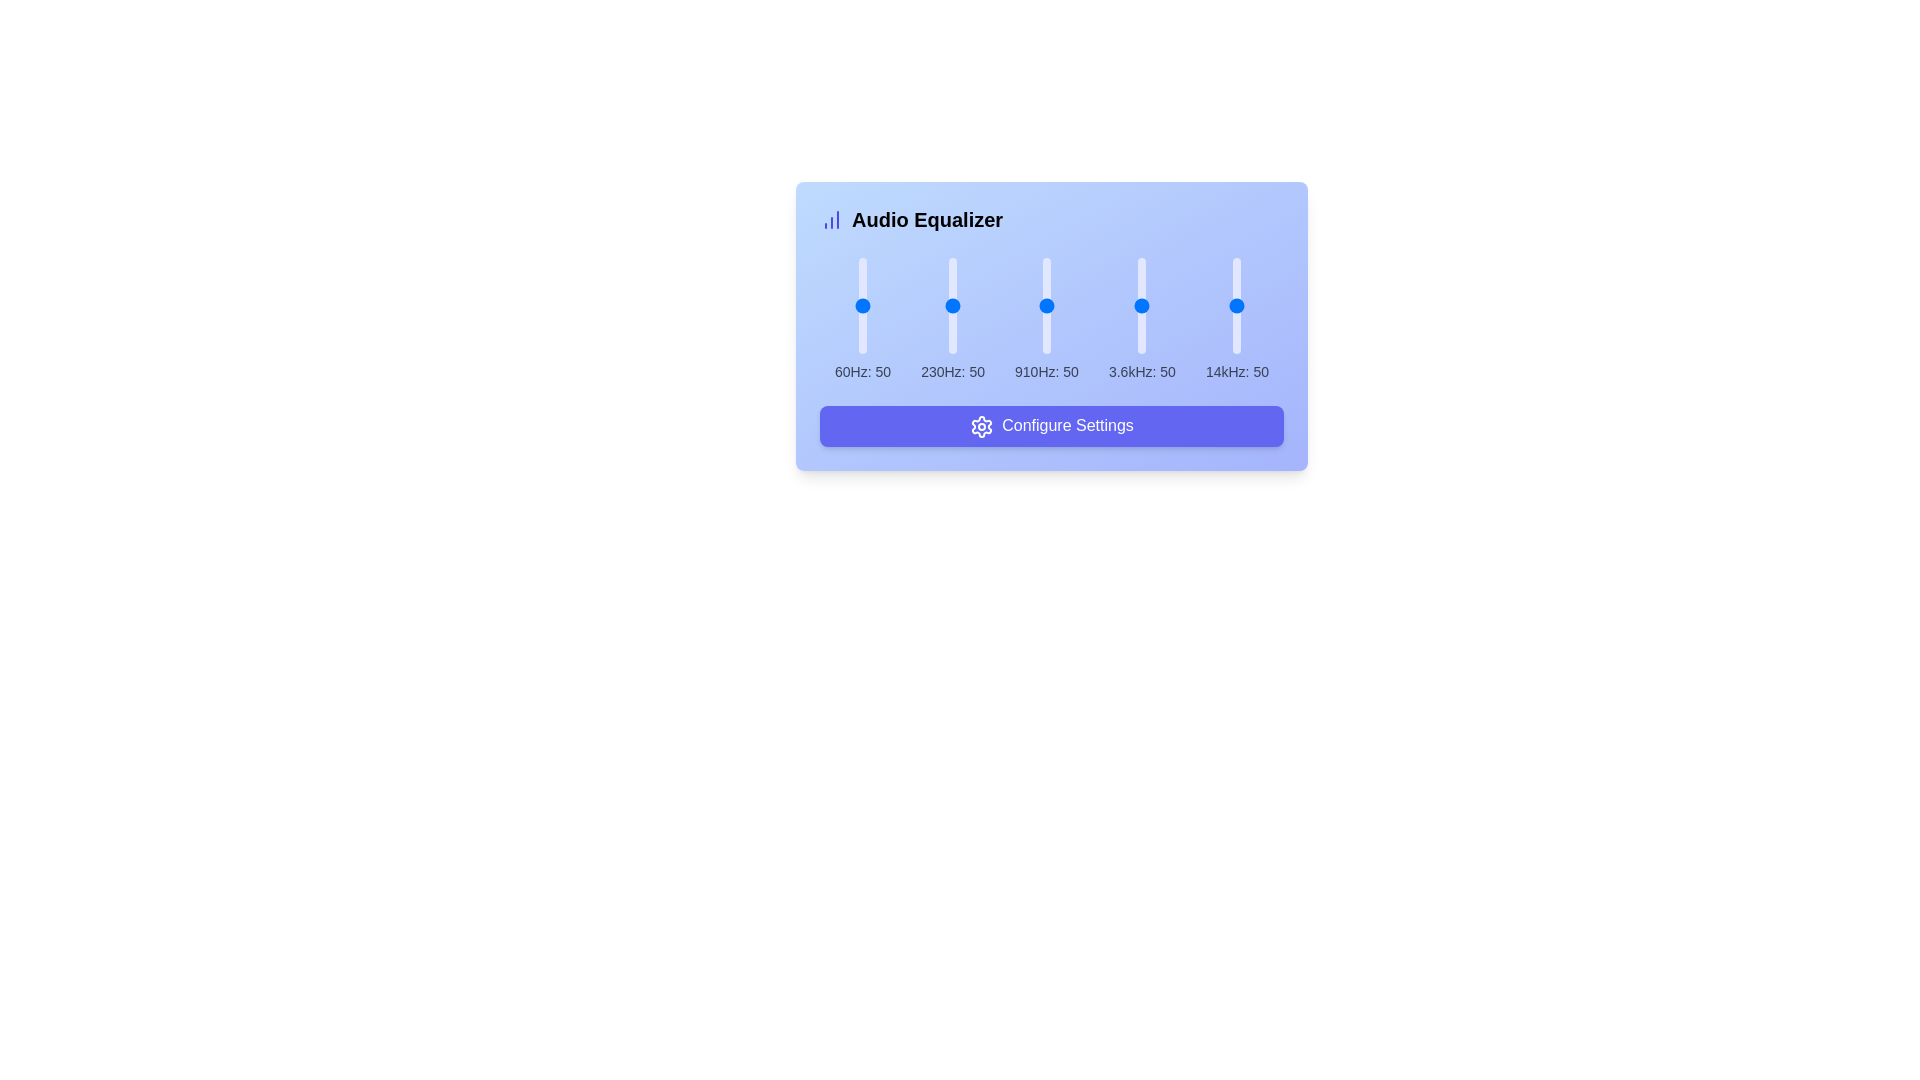  Describe the element at coordinates (1050, 319) in the screenshot. I see `the vertical slider labeled '910Hz: 50'` at that location.